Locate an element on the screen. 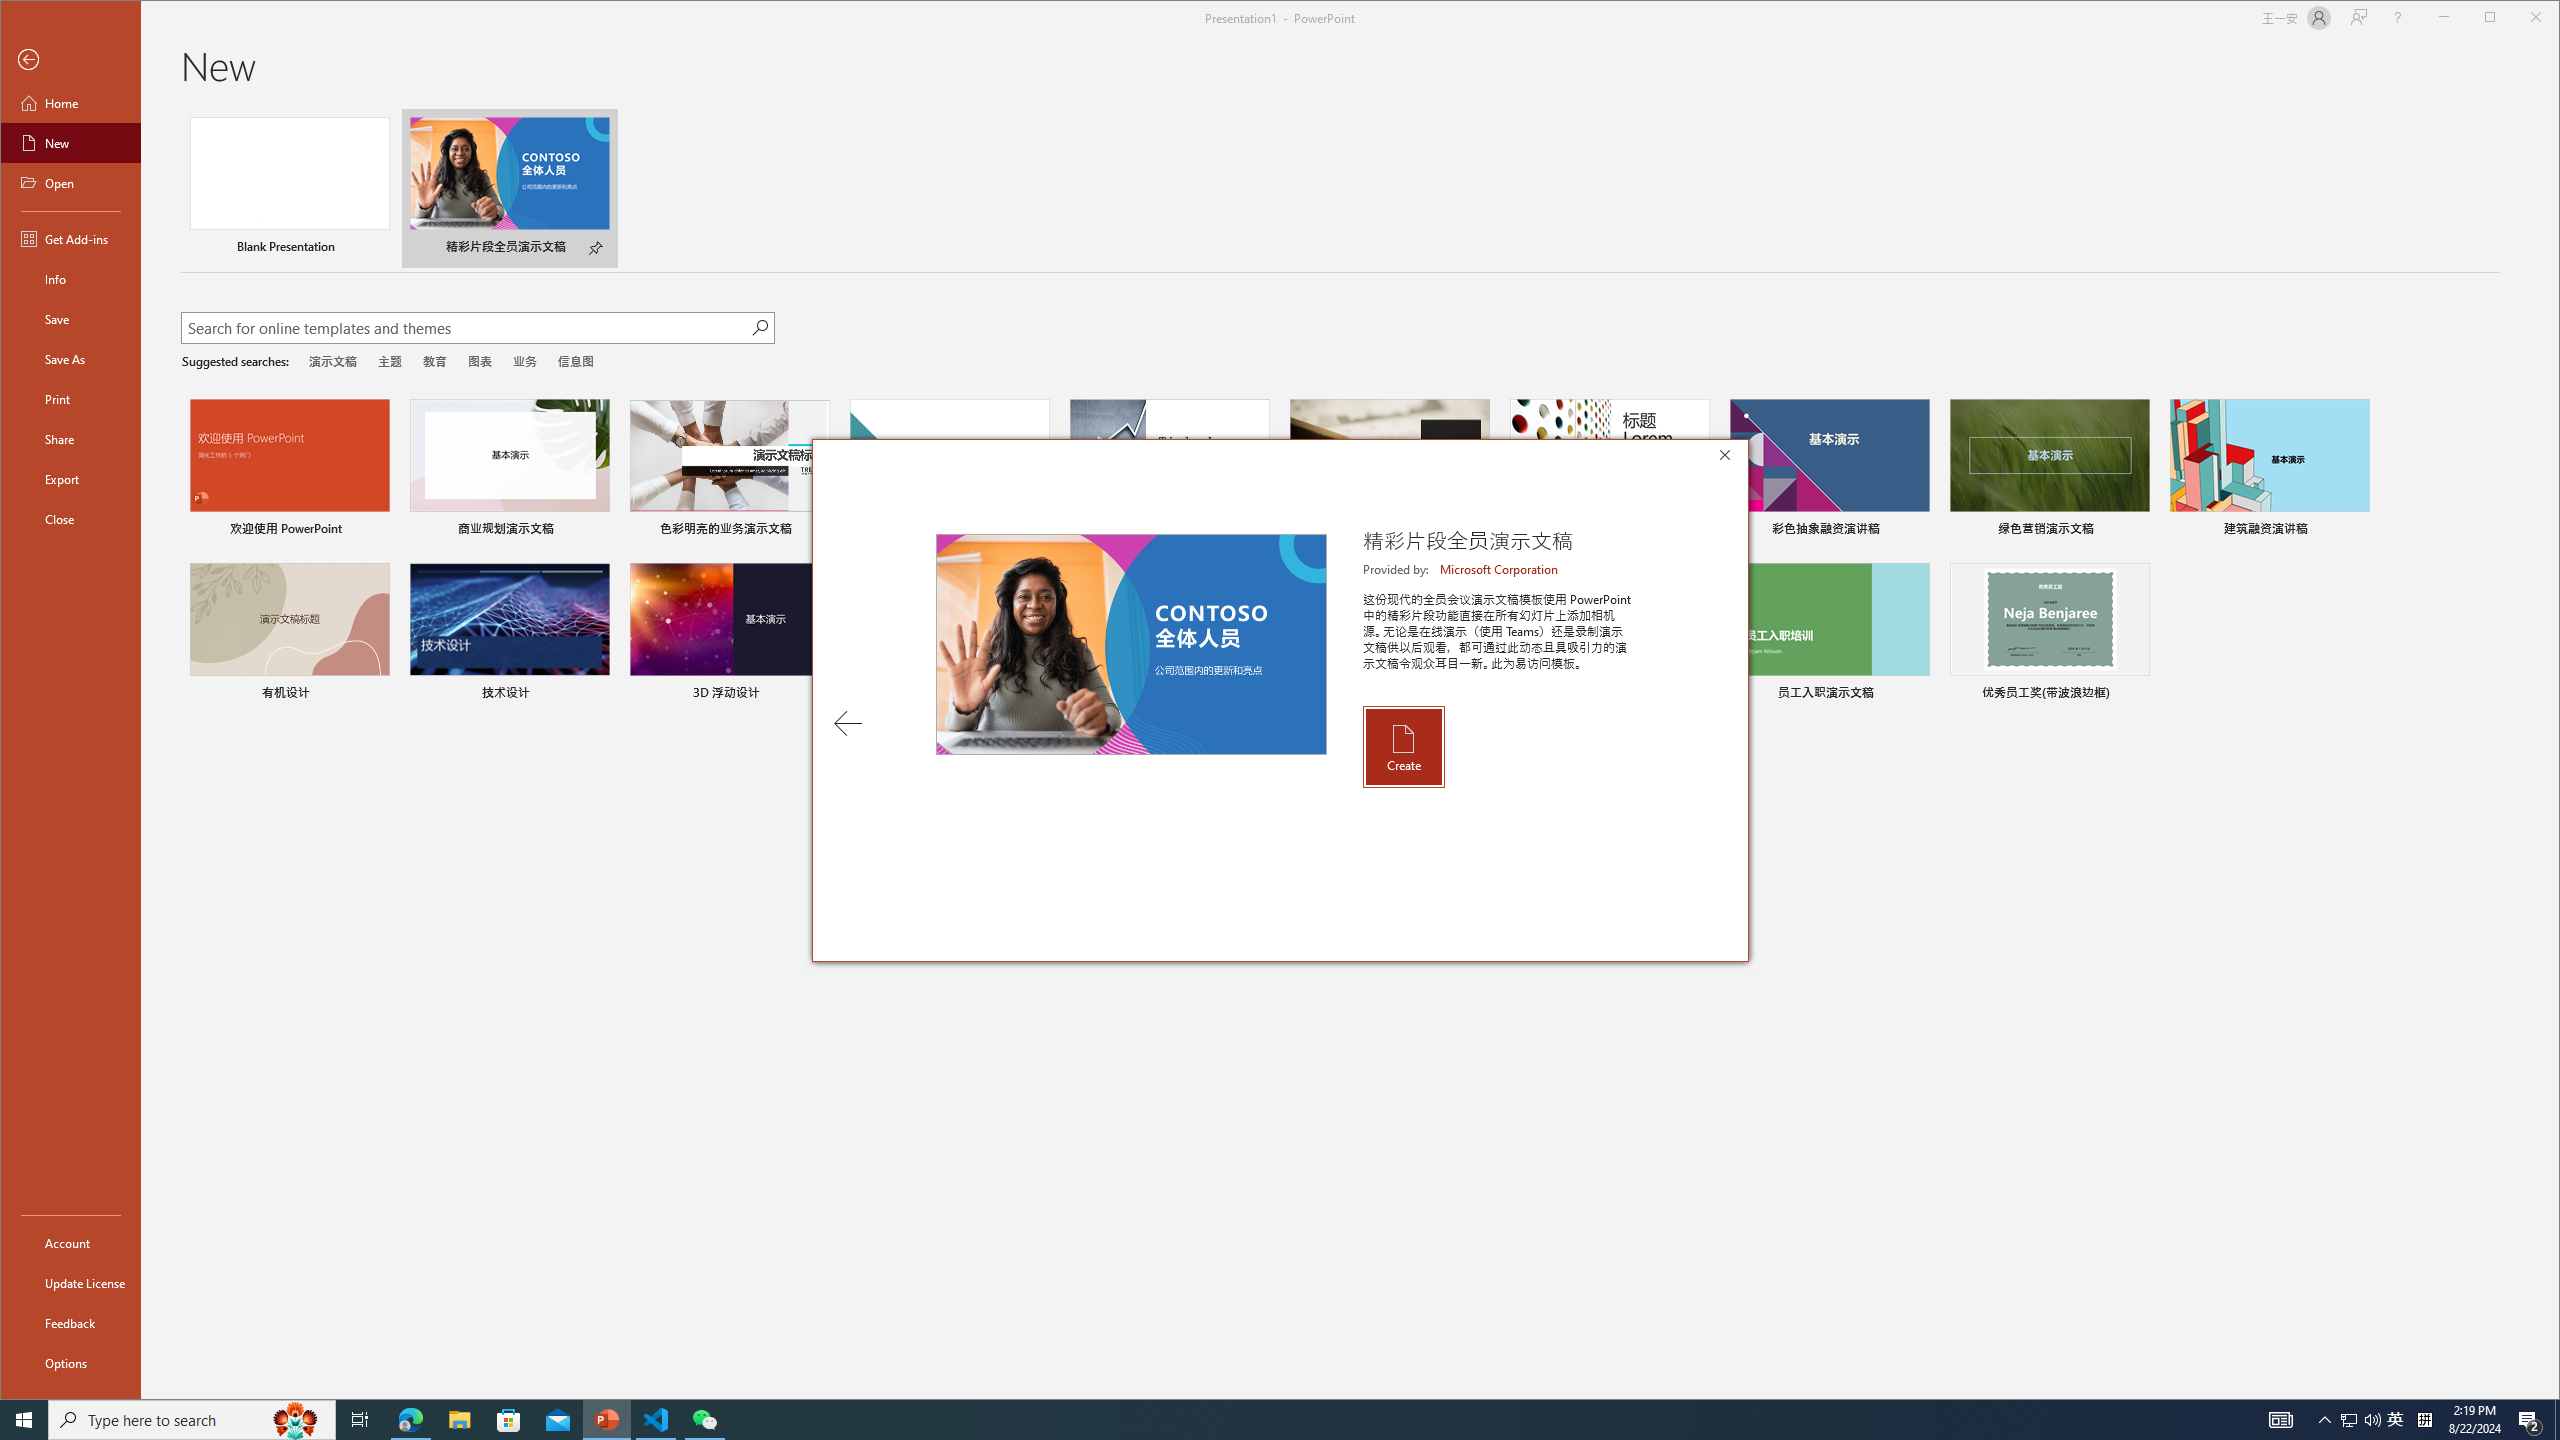 This screenshot has width=2560, height=1440. 'Microsoft Edge - 1 running window' is located at coordinates (409, 1418).